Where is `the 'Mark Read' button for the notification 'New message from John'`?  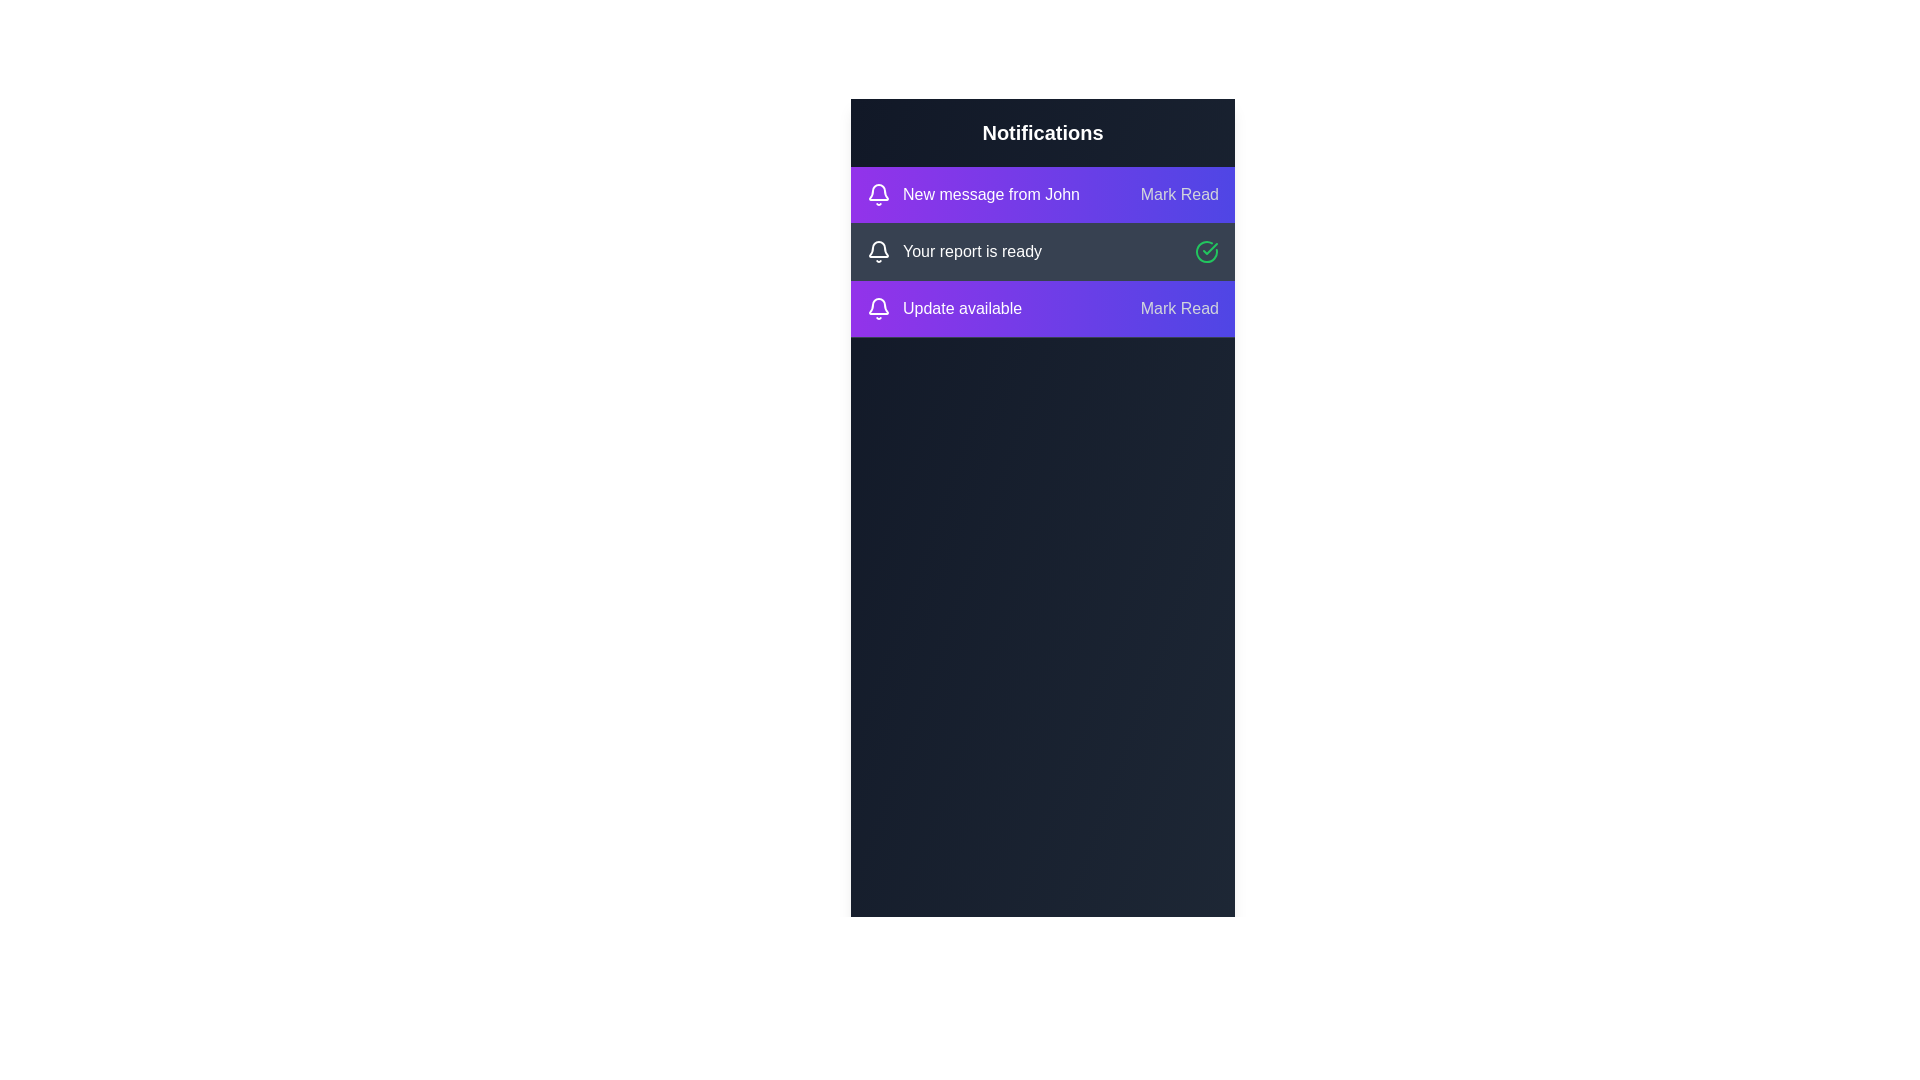 the 'Mark Read' button for the notification 'New message from John' is located at coordinates (1179, 195).